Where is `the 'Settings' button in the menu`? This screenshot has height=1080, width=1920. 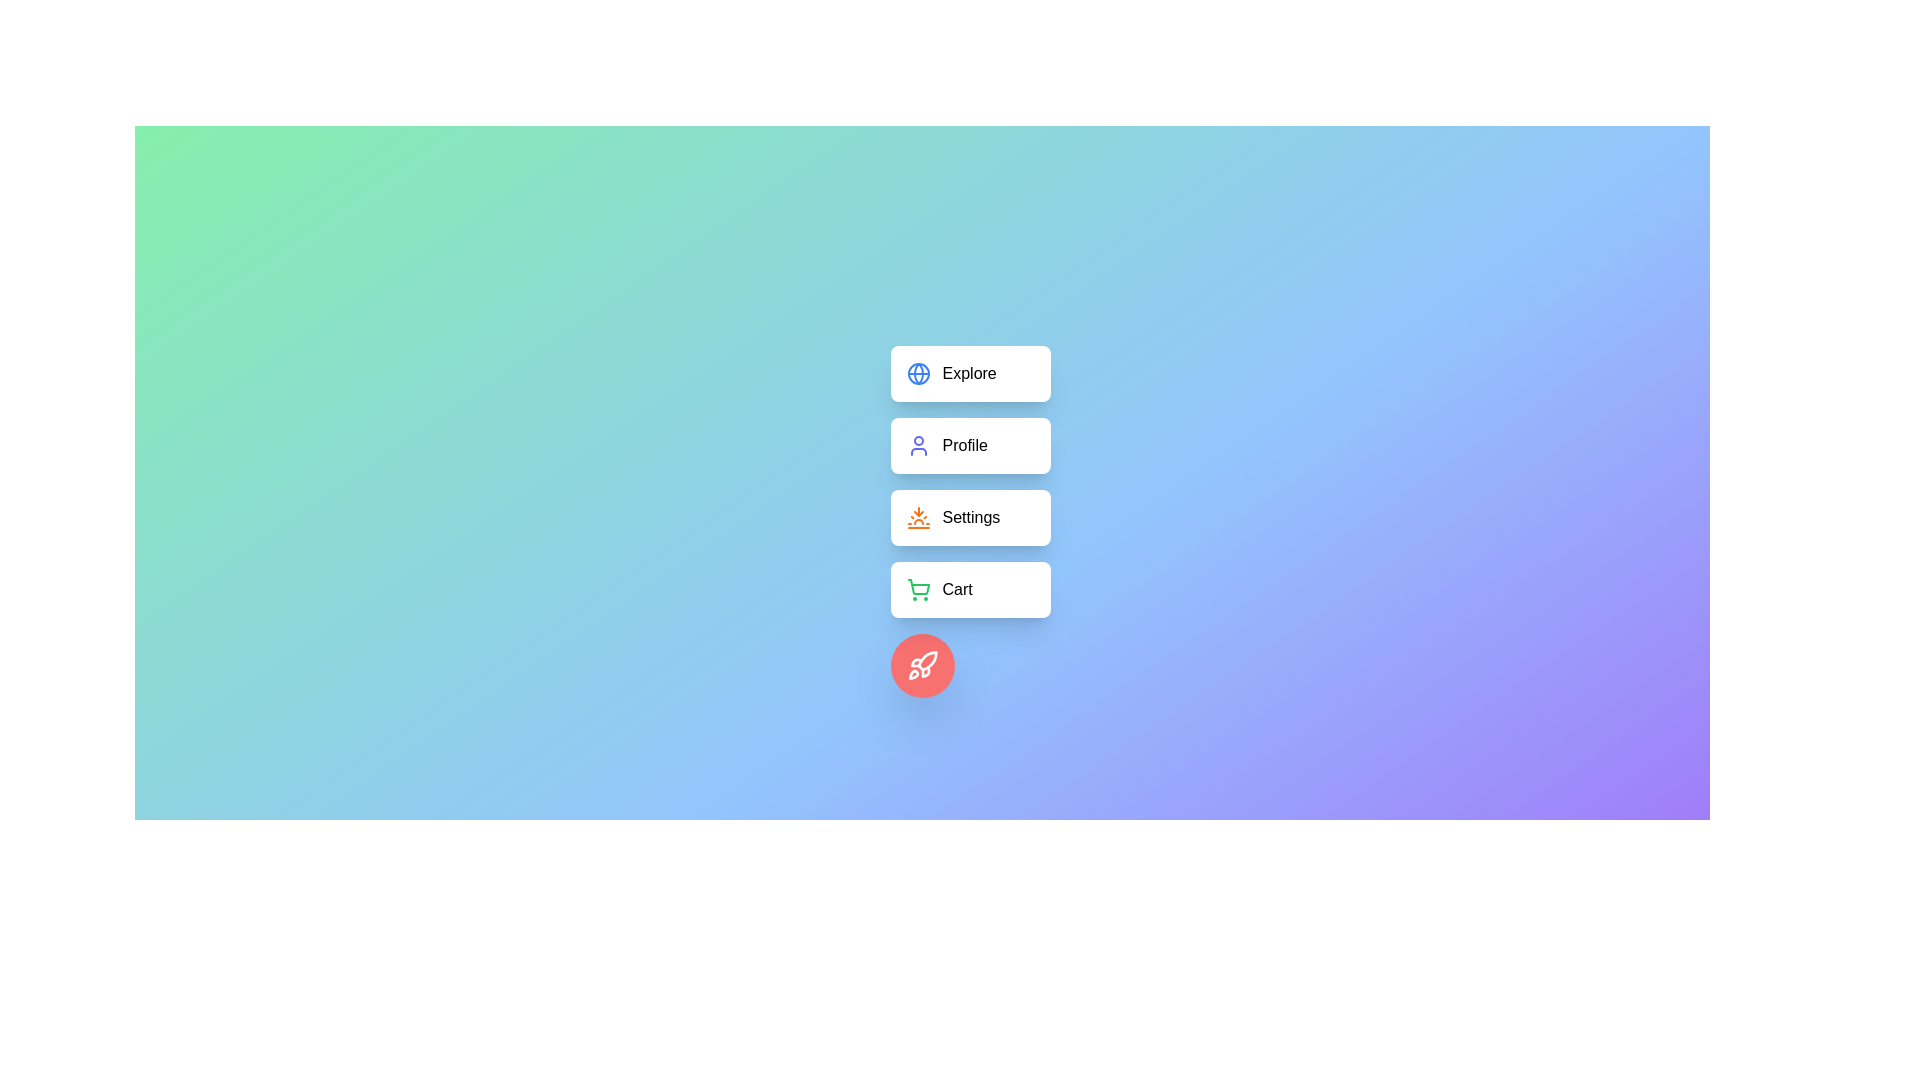 the 'Settings' button in the menu is located at coordinates (970, 516).